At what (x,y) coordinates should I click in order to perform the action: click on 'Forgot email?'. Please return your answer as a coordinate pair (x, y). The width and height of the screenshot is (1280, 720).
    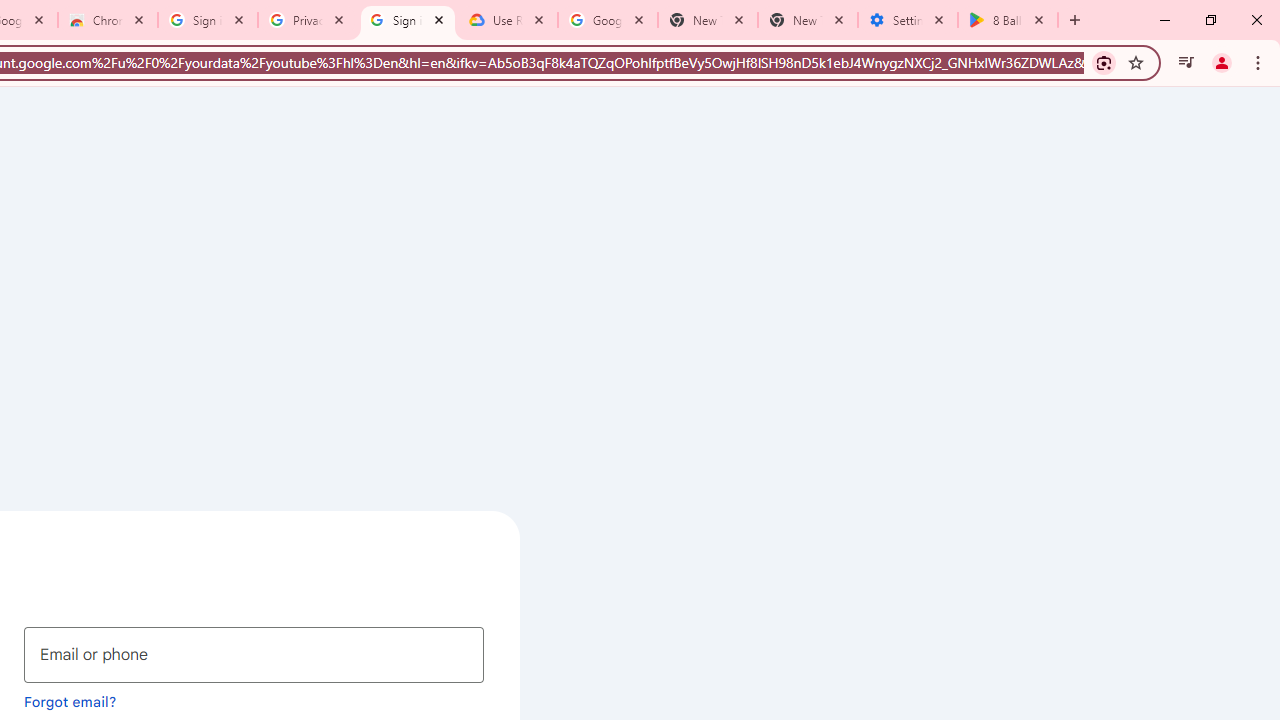
    Looking at the image, I should click on (70, 700).